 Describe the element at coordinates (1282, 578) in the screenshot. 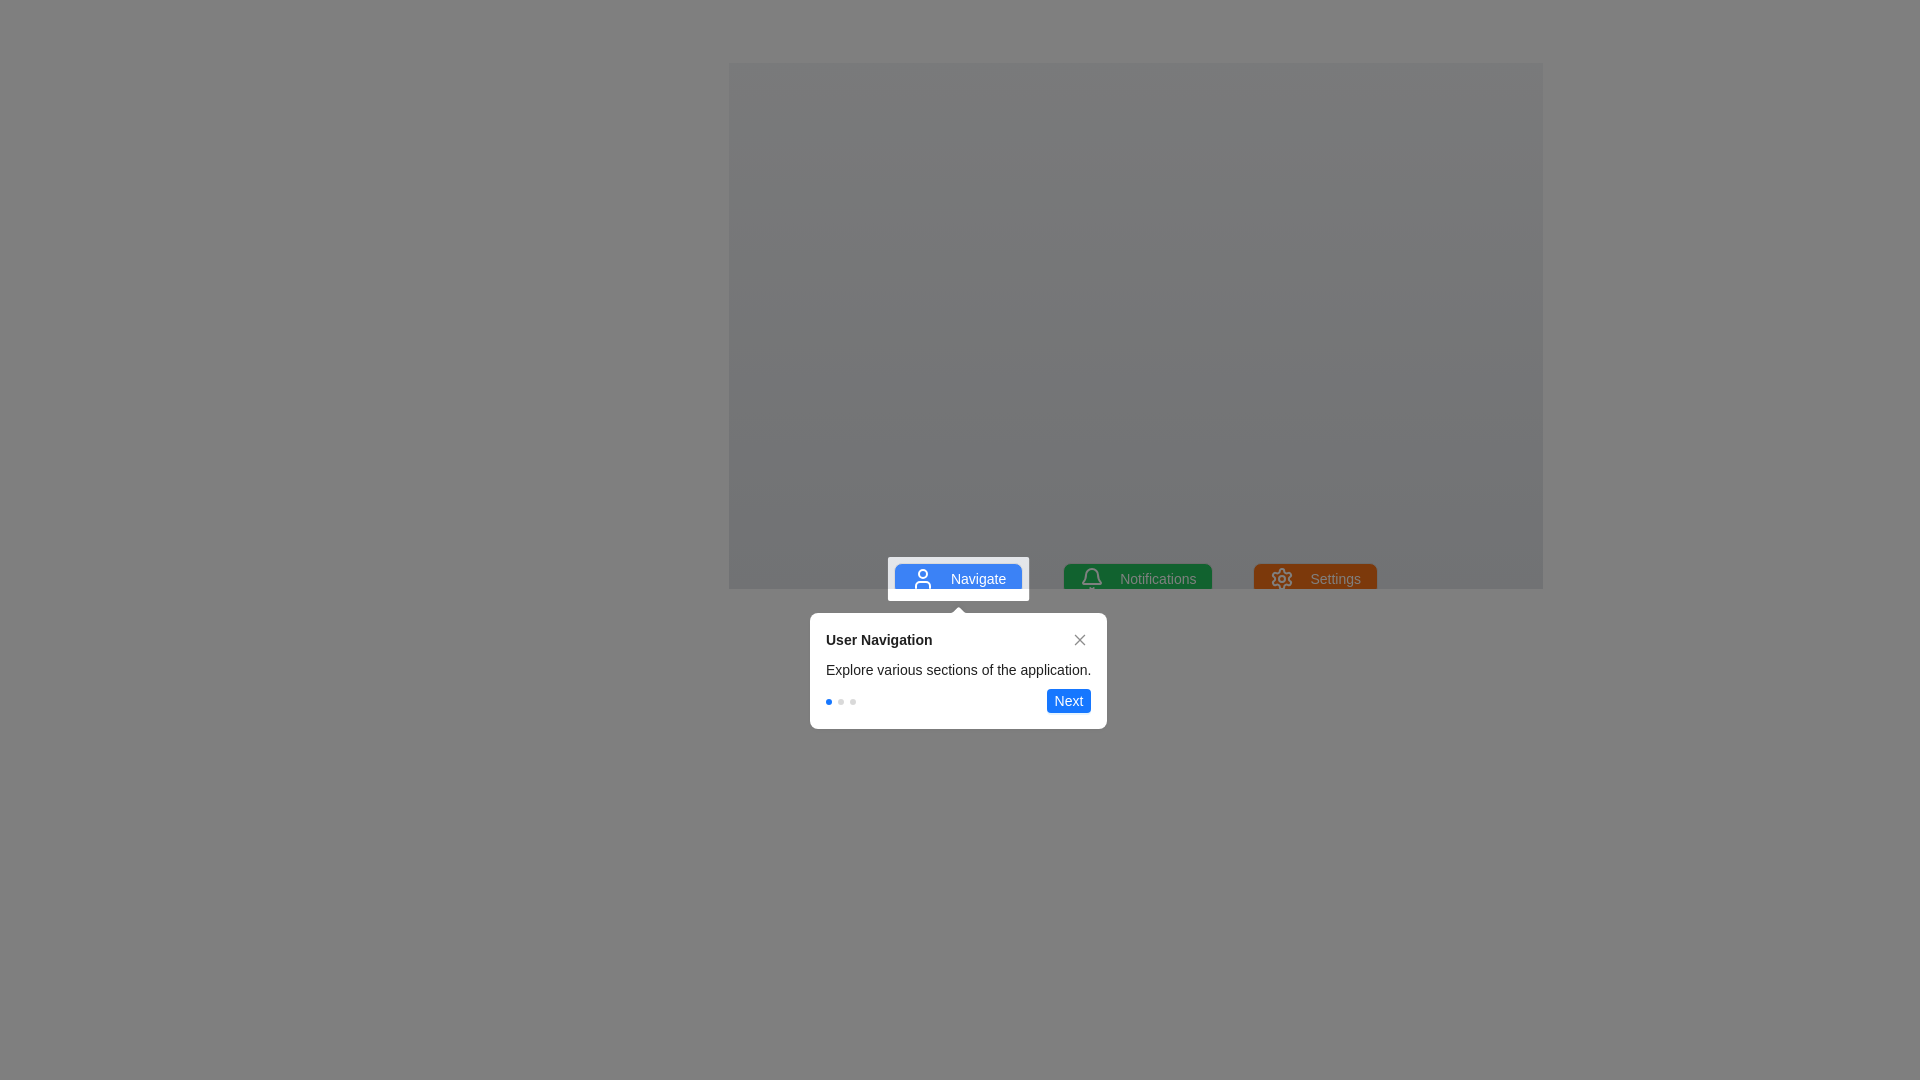

I see `the gear-shaped icon located on the far right of the toolbar` at that location.